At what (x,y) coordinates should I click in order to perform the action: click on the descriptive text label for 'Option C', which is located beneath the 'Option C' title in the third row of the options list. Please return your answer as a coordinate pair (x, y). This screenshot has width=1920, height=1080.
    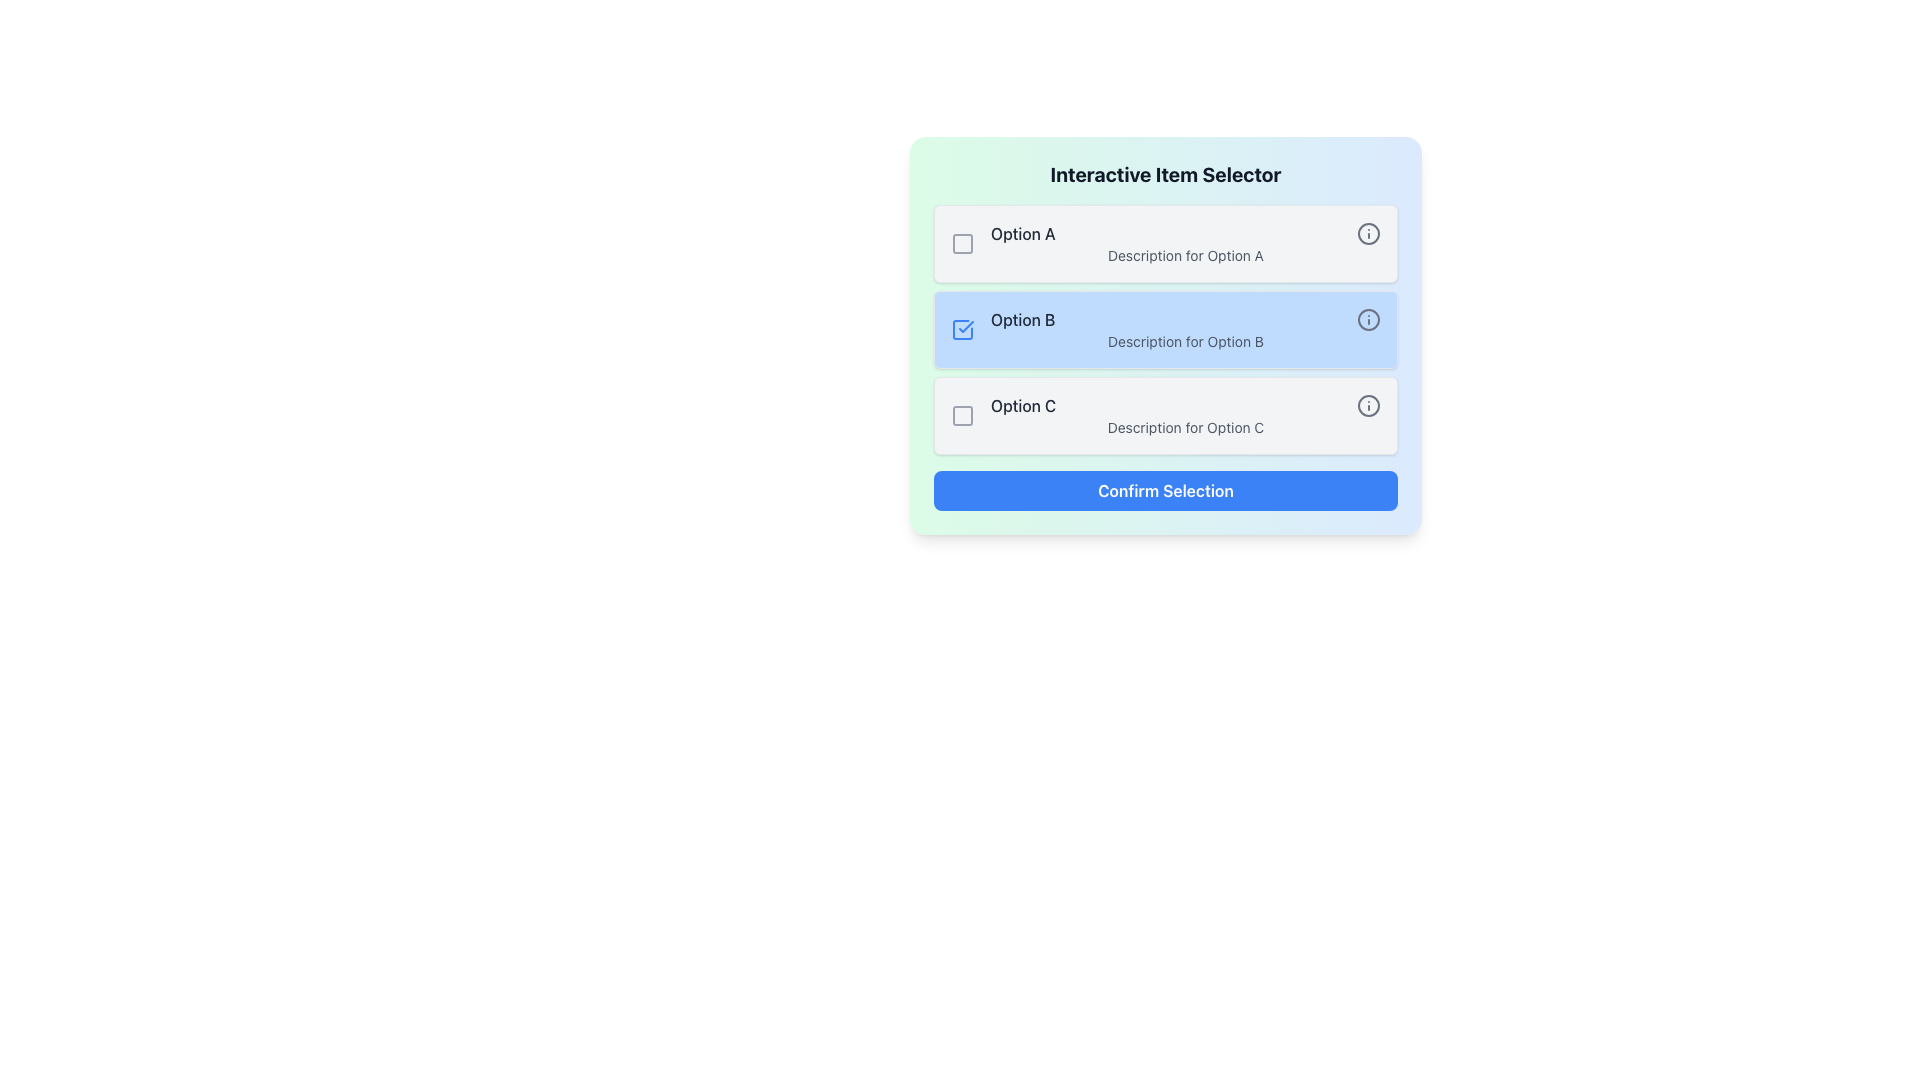
    Looking at the image, I should click on (1185, 427).